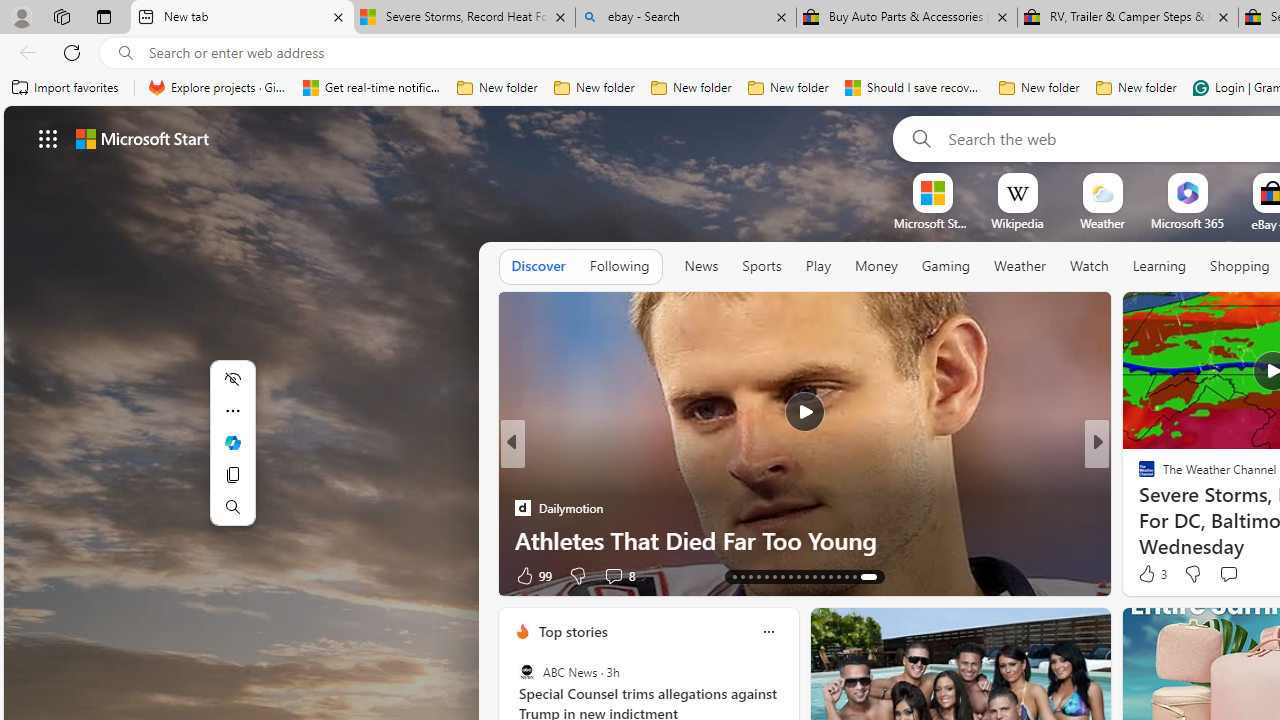 The height and width of the screenshot is (720, 1280). I want to click on 'More Options', so click(1218, 180).